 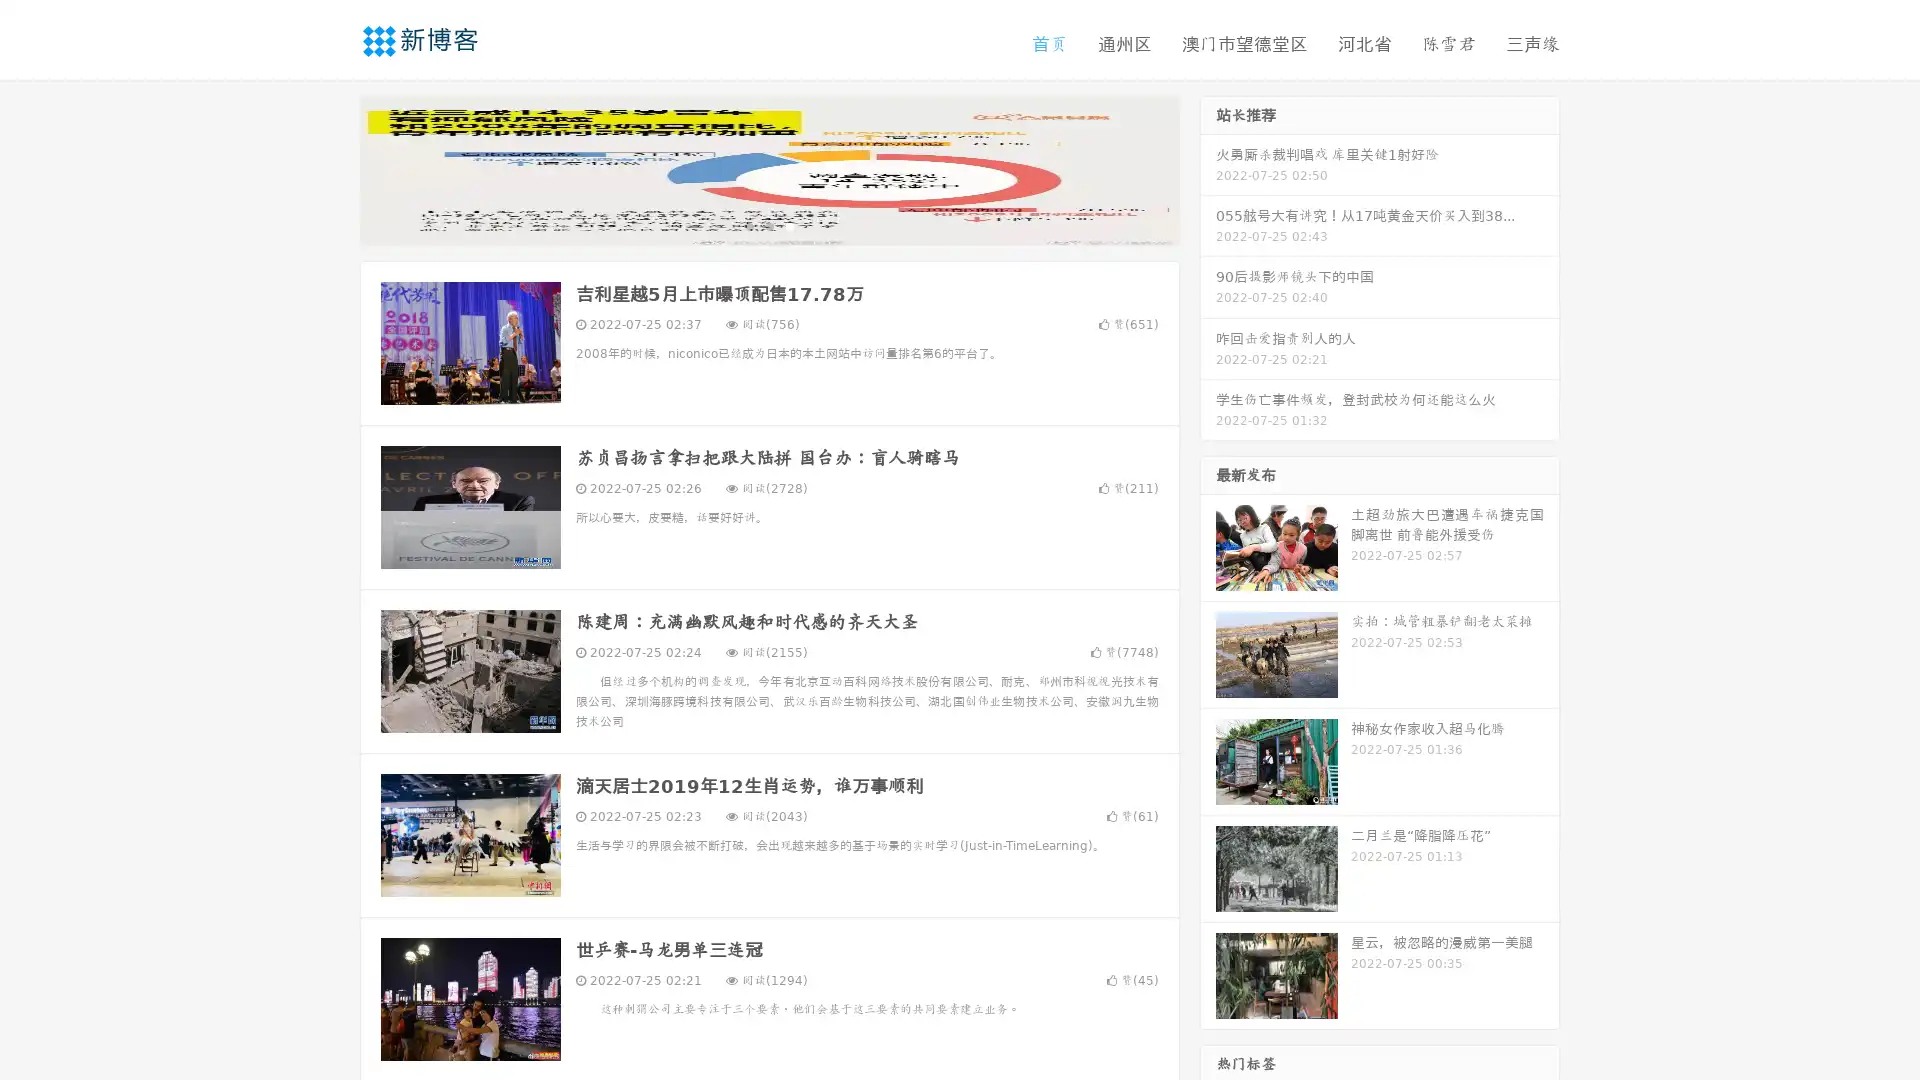 What do you see at coordinates (1208, 168) in the screenshot?
I see `Next slide` at bounding box center [1208, 168].